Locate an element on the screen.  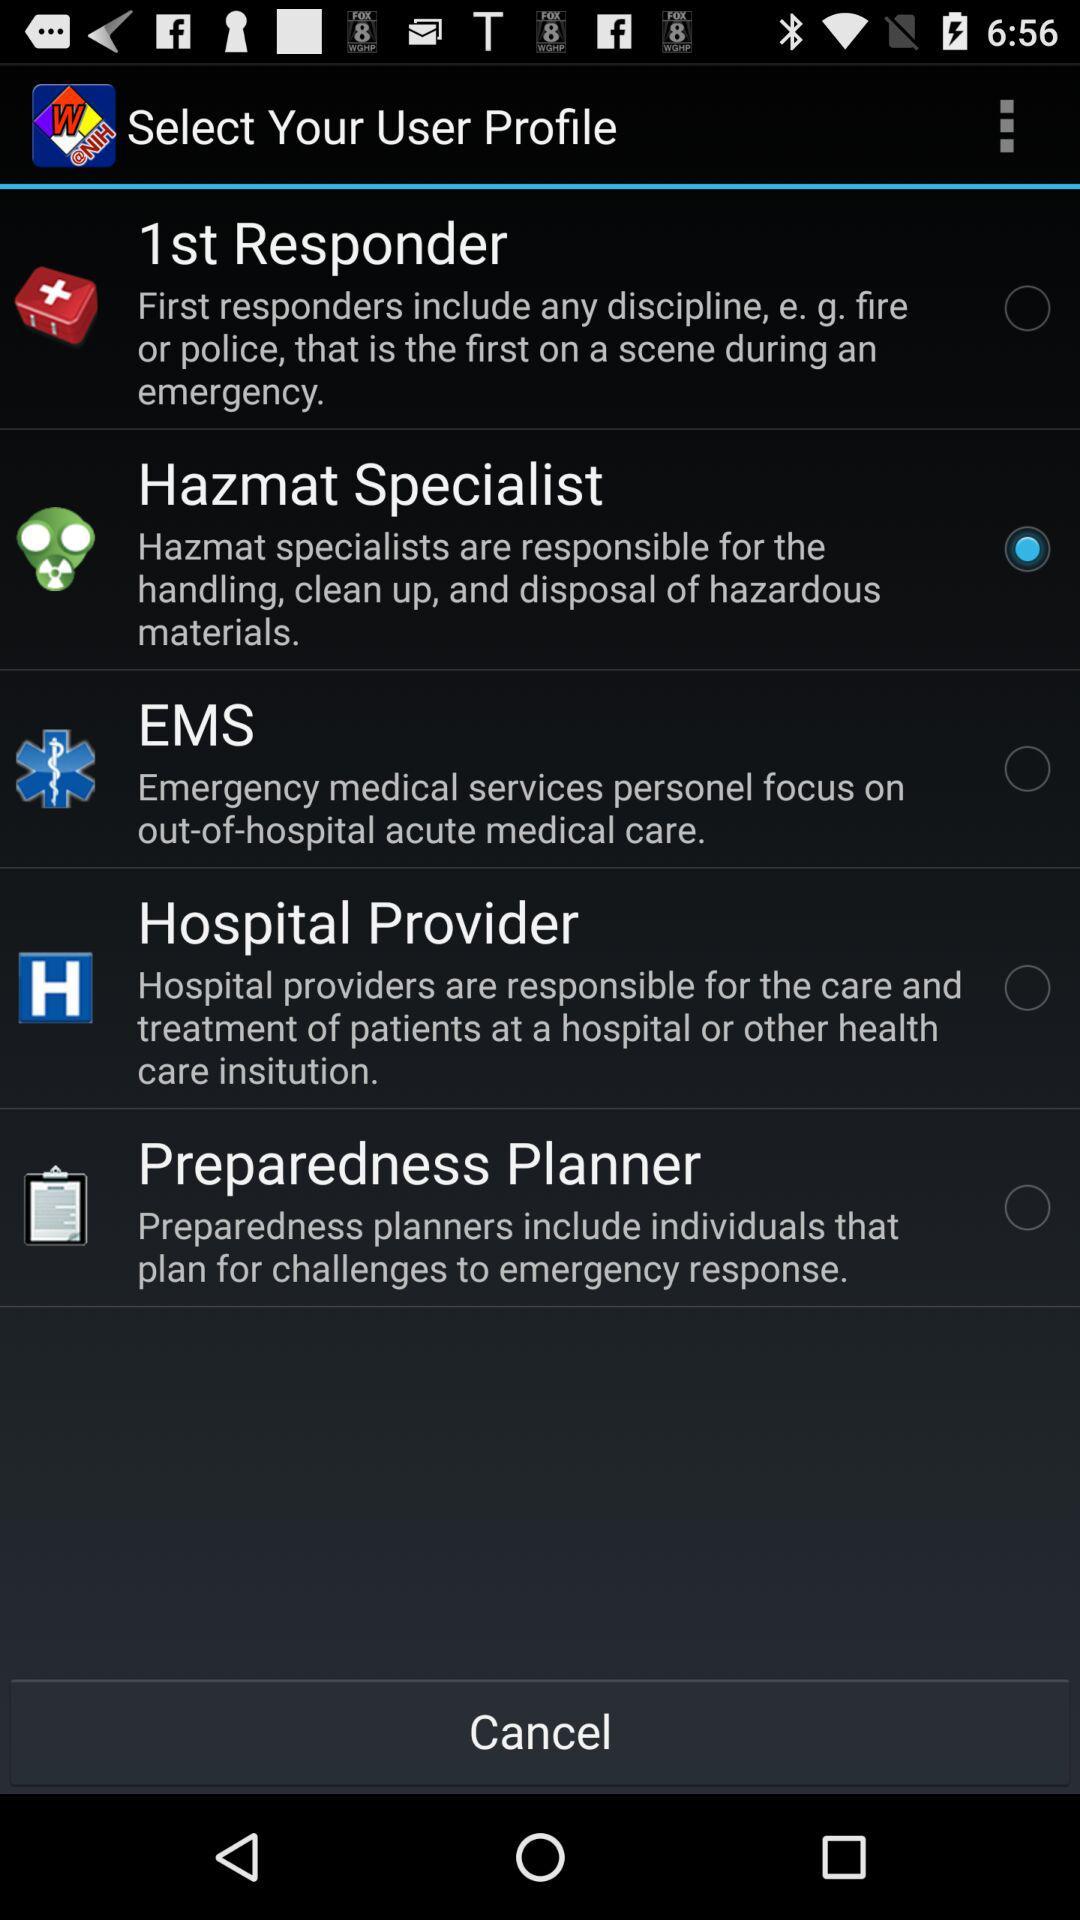
the ems logo is located at coordinates (55, 767).